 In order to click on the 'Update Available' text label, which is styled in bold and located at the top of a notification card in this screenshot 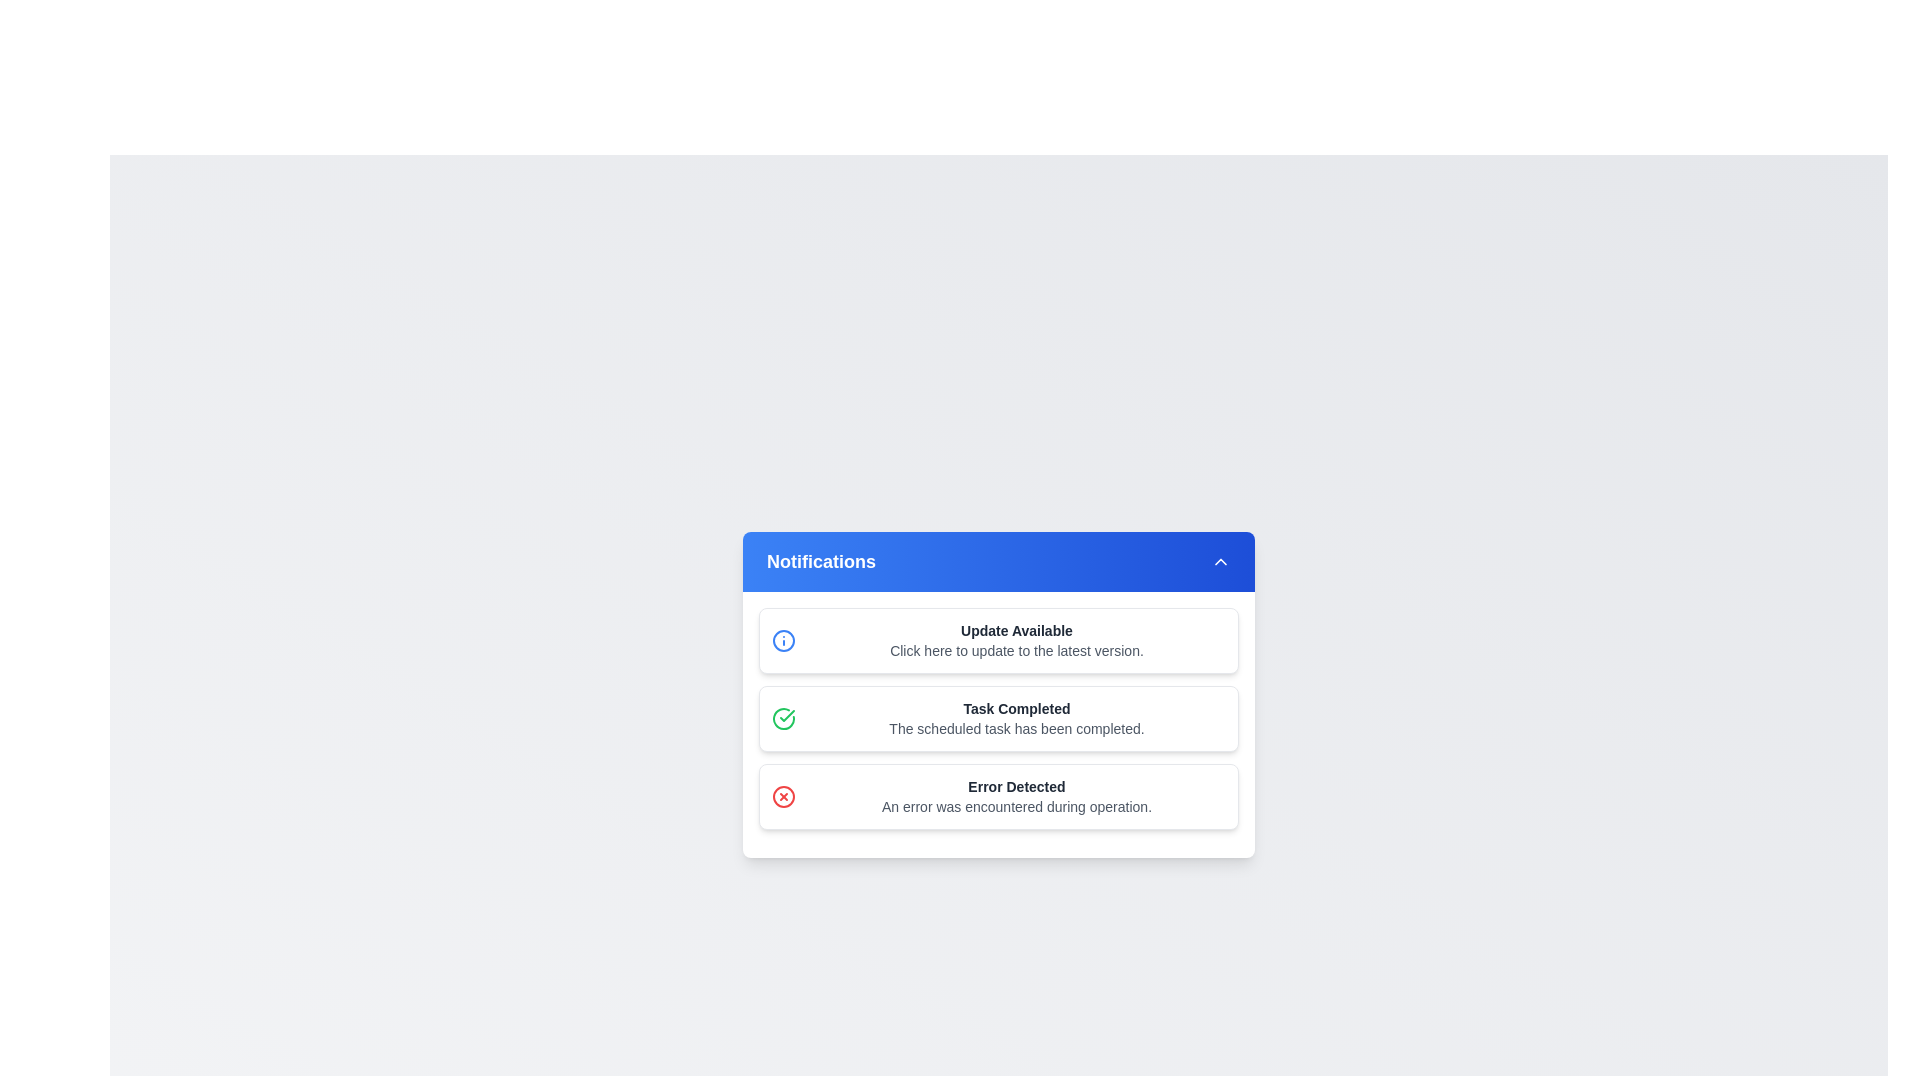, I will do `click(1017, 631)`.